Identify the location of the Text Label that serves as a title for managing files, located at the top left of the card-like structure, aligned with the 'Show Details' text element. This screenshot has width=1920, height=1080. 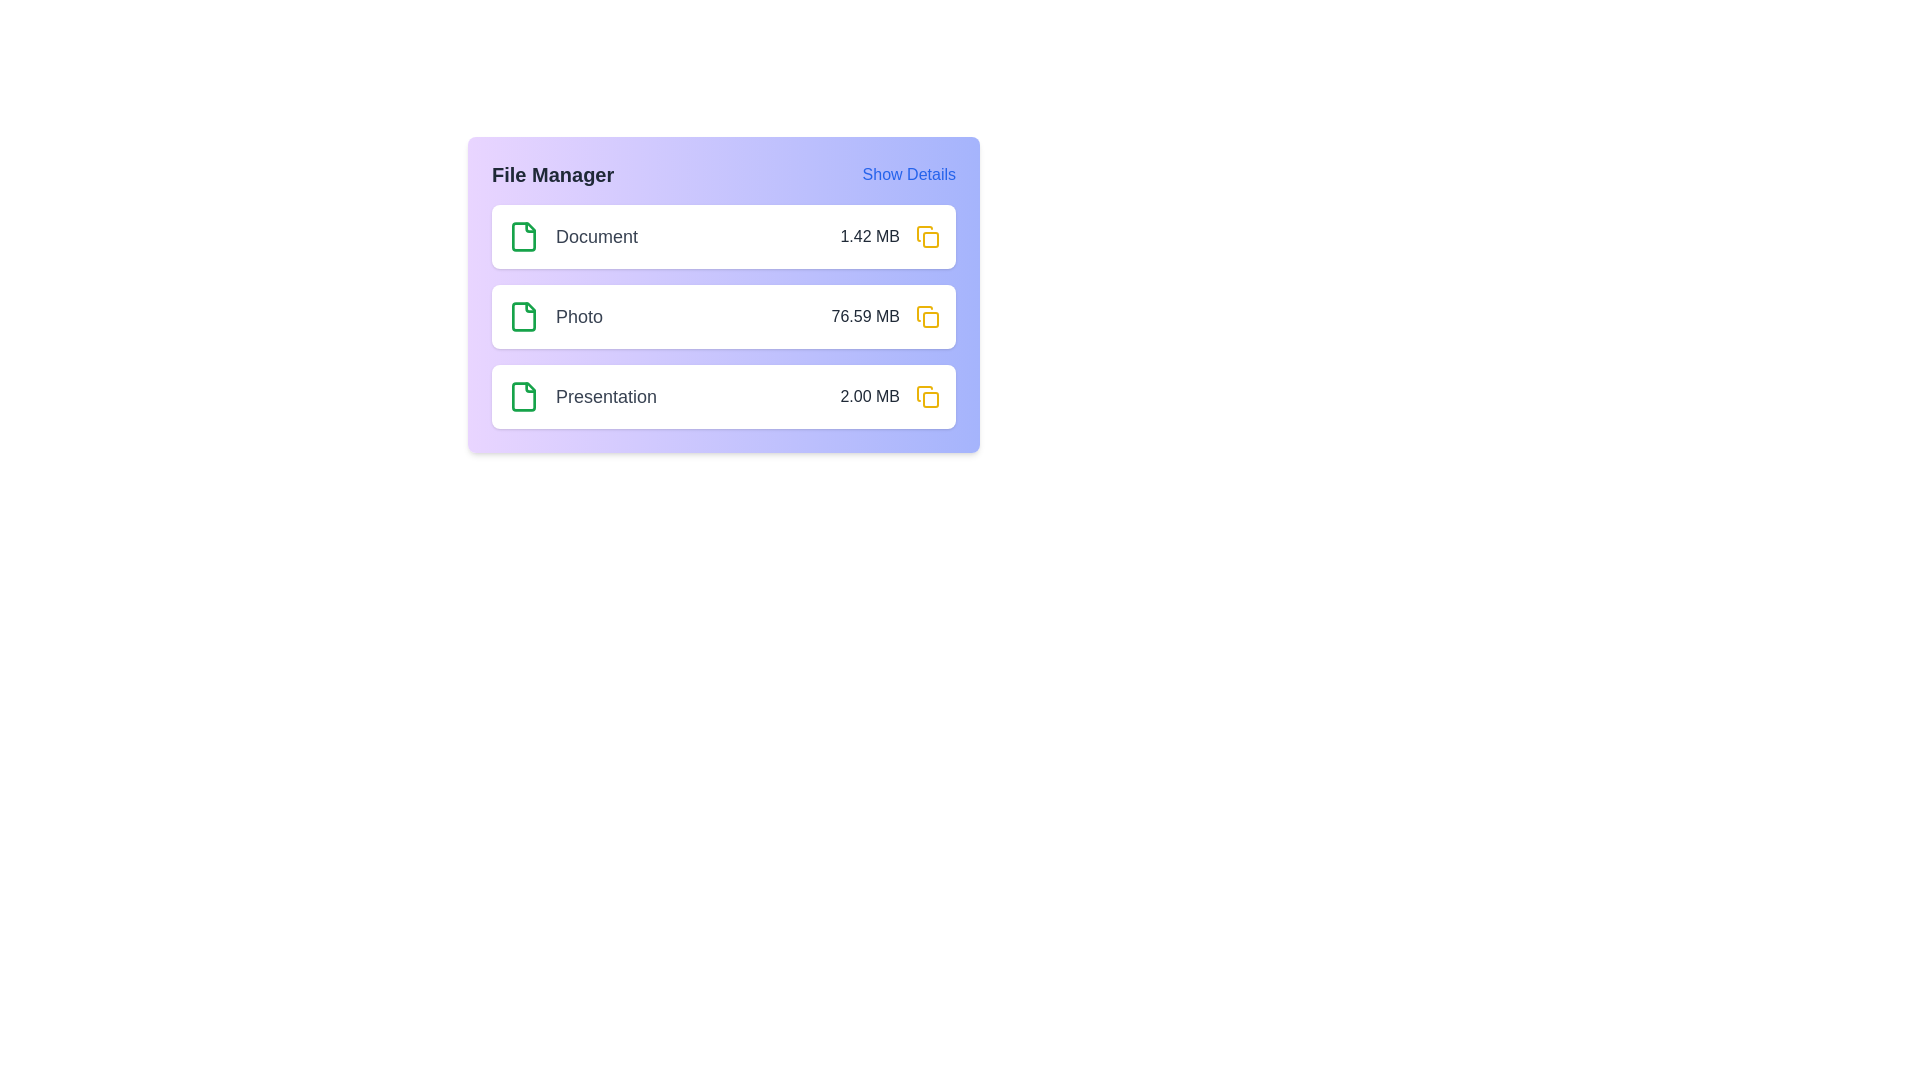
(553, 173).